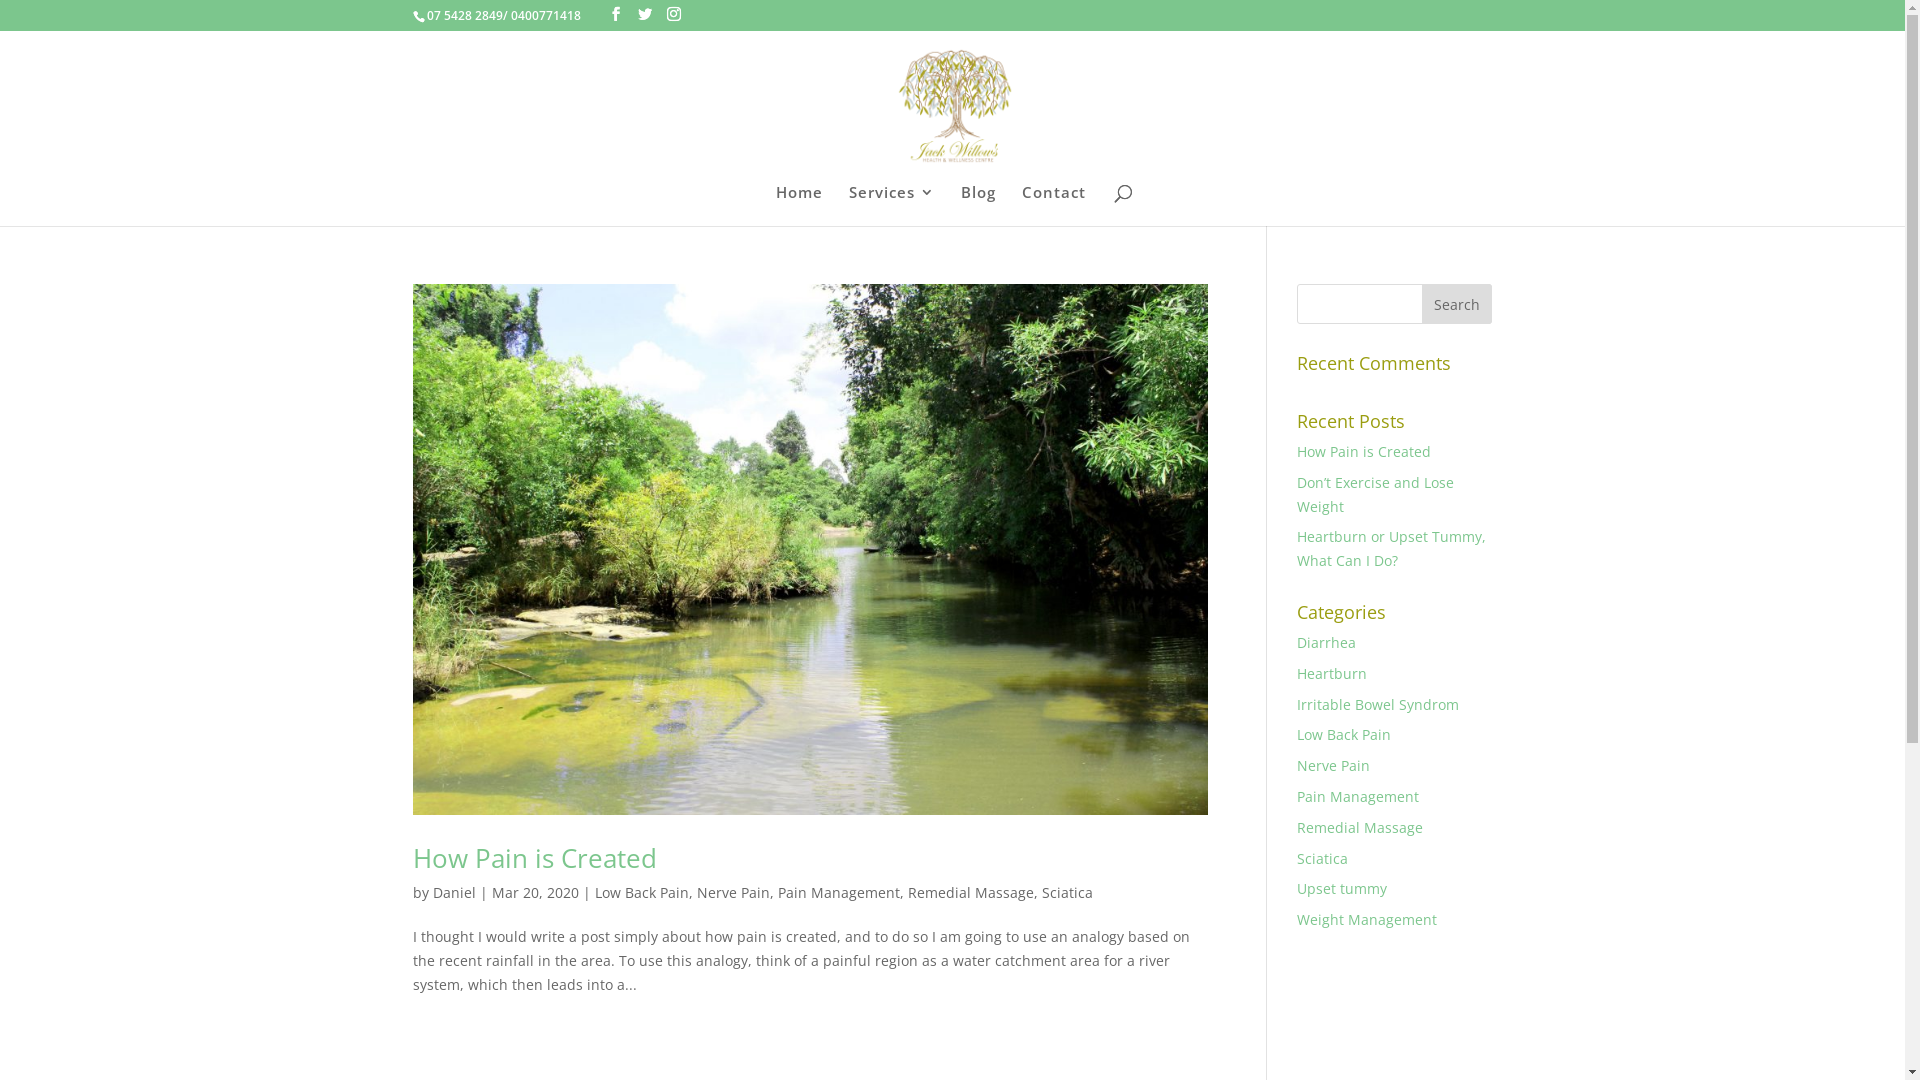 The width and height of the screenshot is (1920, 1080). What do you see at coordinates (1296, 703) in the screenshot?
I see `'Irritable Bowel Syndrom'` at bounding box center [1296, 703].